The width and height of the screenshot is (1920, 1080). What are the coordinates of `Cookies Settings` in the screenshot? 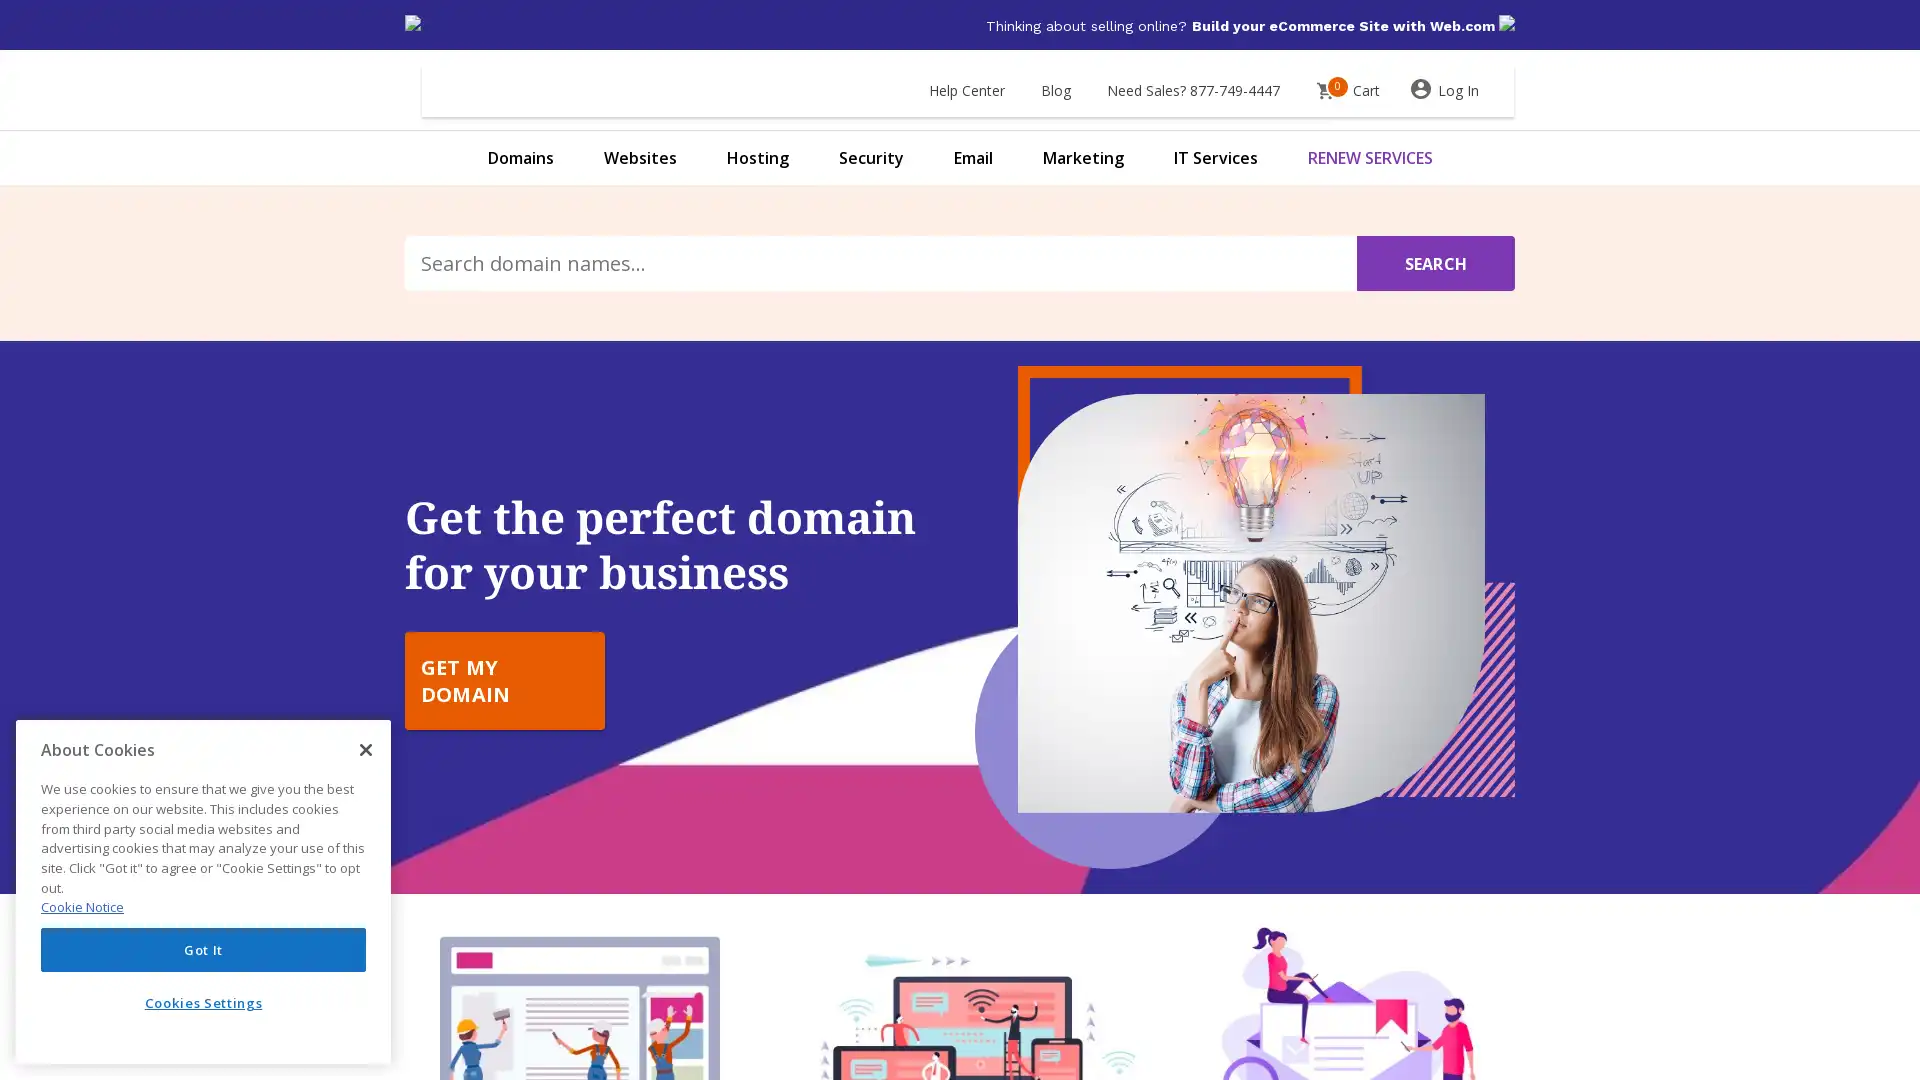 It's located at (203, 1002).